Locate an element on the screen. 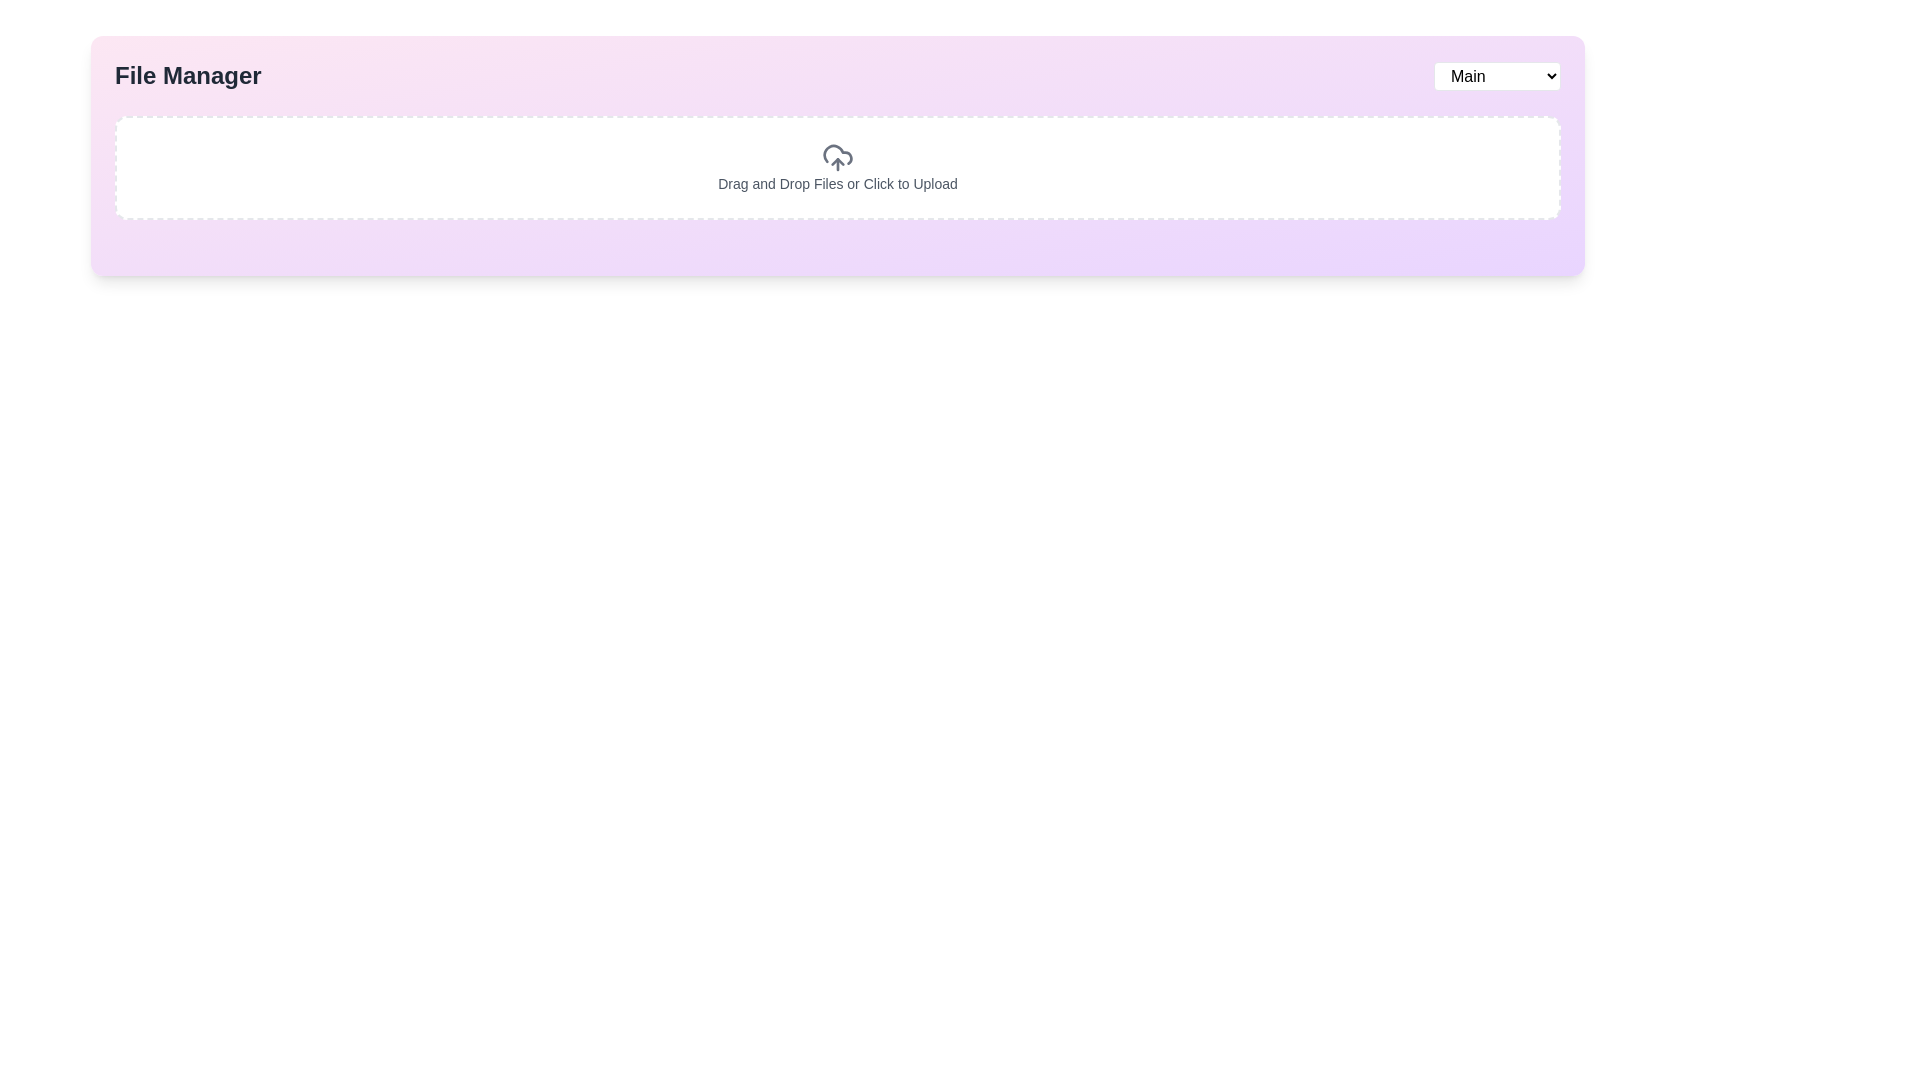  the area surrounding the cloud upload icon located at the center of the 'Drag and Drop Files or Click to Upload' box to initiate the upload process is located at coordinates (838, 157).